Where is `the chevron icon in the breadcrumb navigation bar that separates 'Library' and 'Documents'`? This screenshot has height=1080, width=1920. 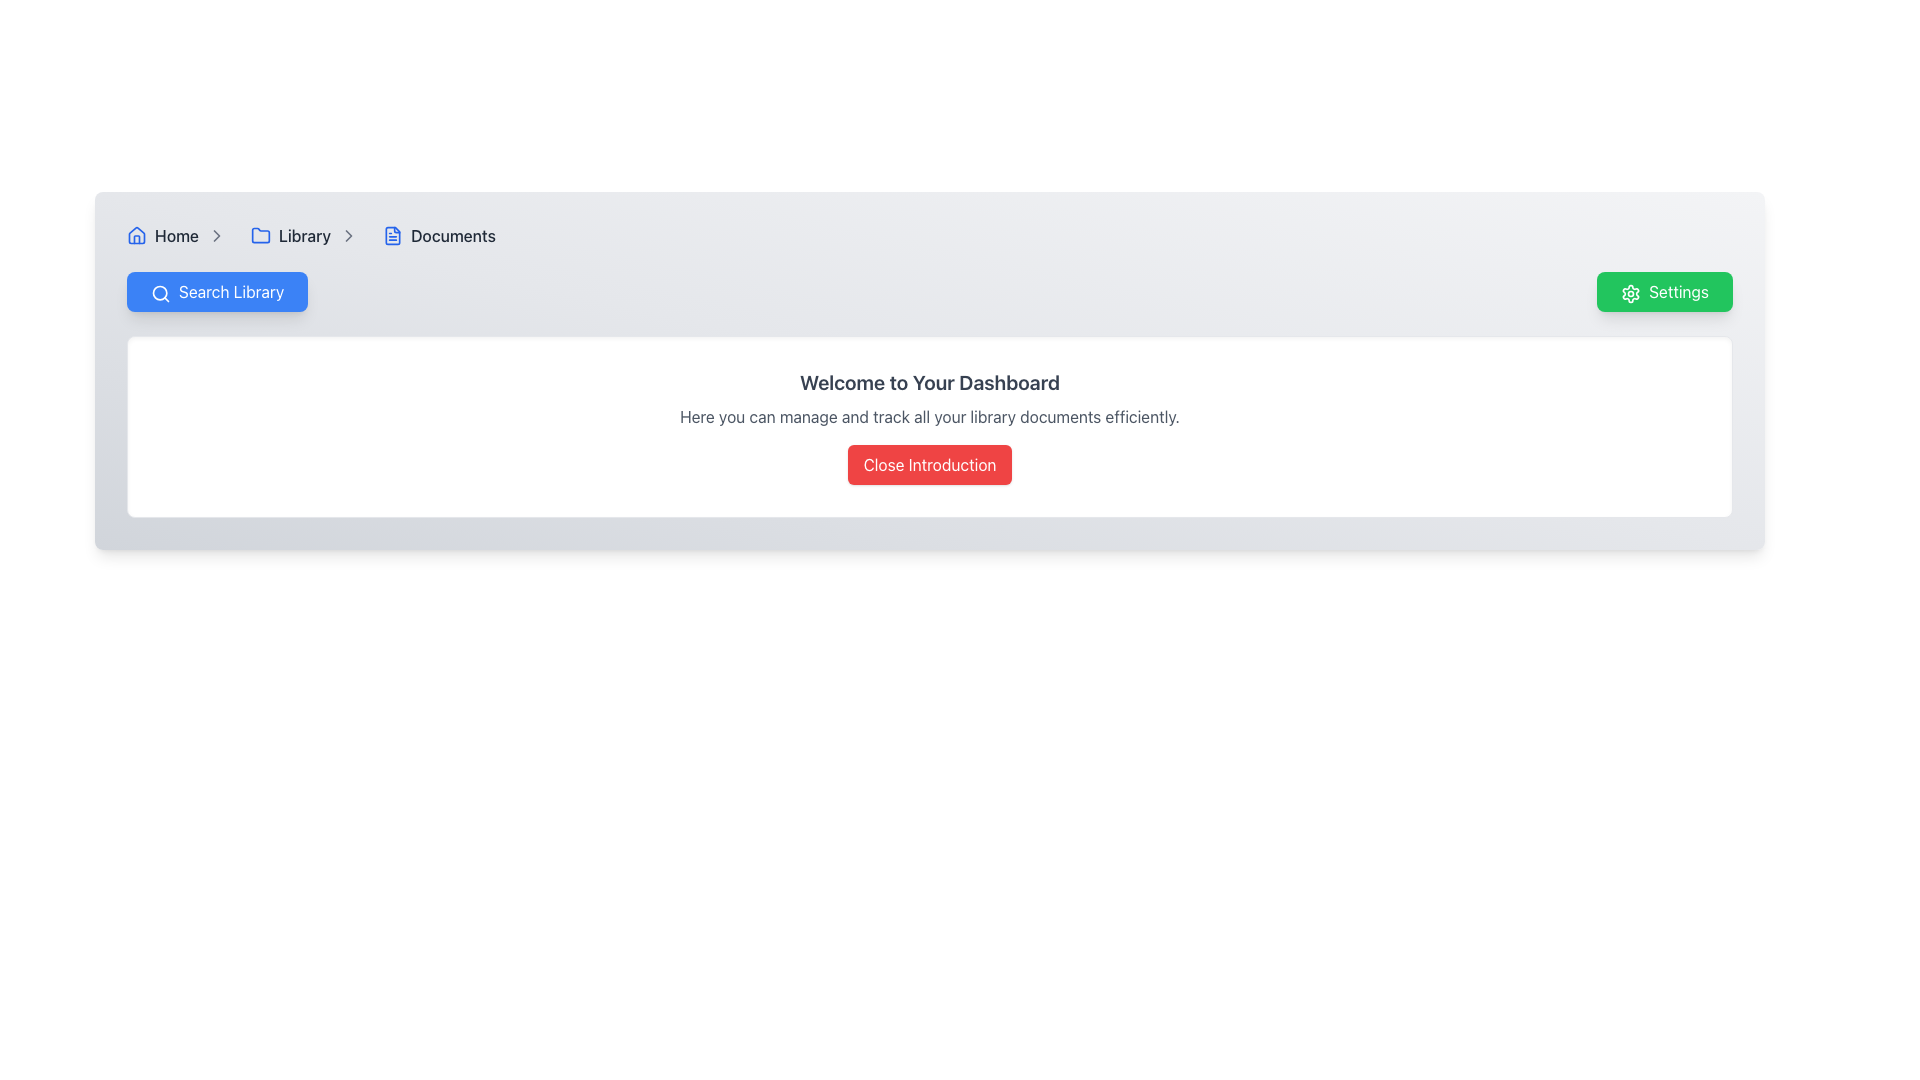 the chevron icon in the breadcrumb navigation bar that separates 'Library' and 'Documents' is located at coordinates (216, 234).